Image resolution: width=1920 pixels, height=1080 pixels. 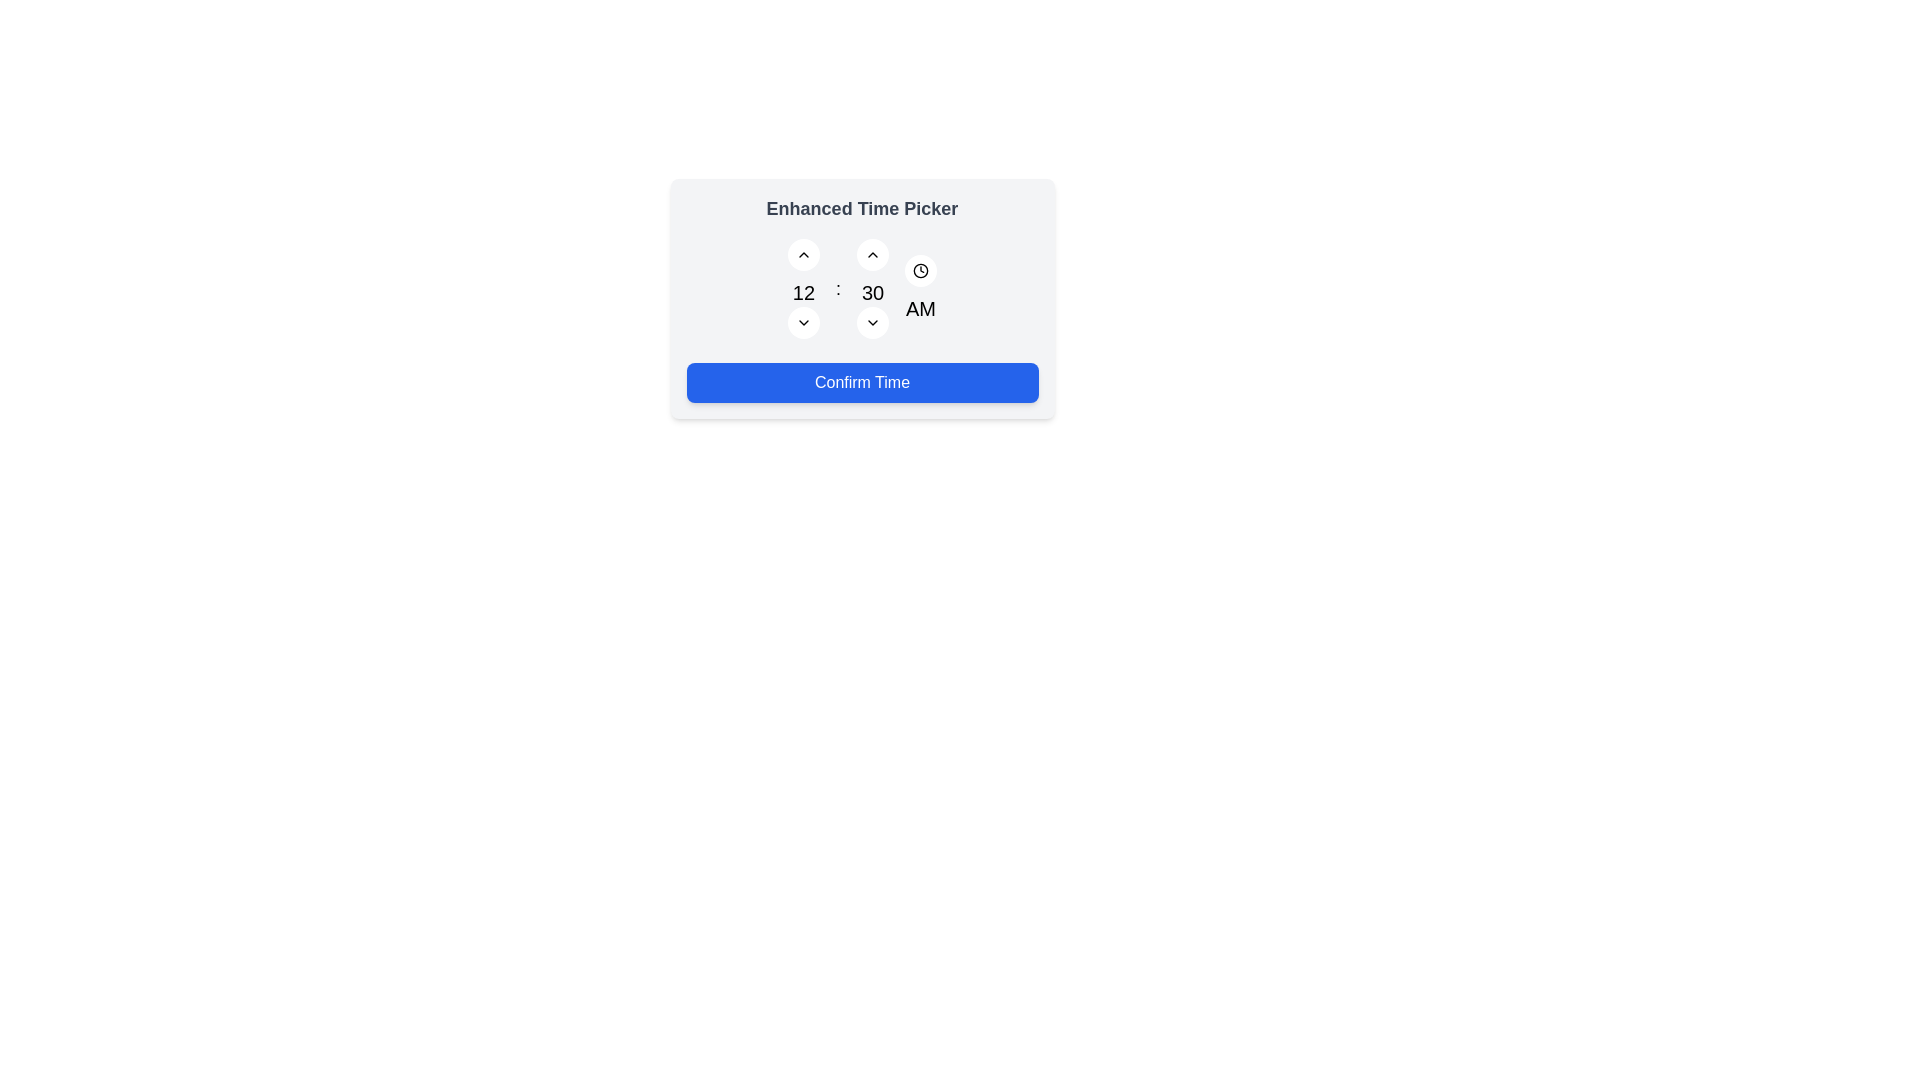 What do you see at coordinates (873, 322) in the screenshot?
I see `the rounded button with a white background and a downward chevron icon located below the numeric value '30' to decrease the time value` at bounding box center [873, 322].